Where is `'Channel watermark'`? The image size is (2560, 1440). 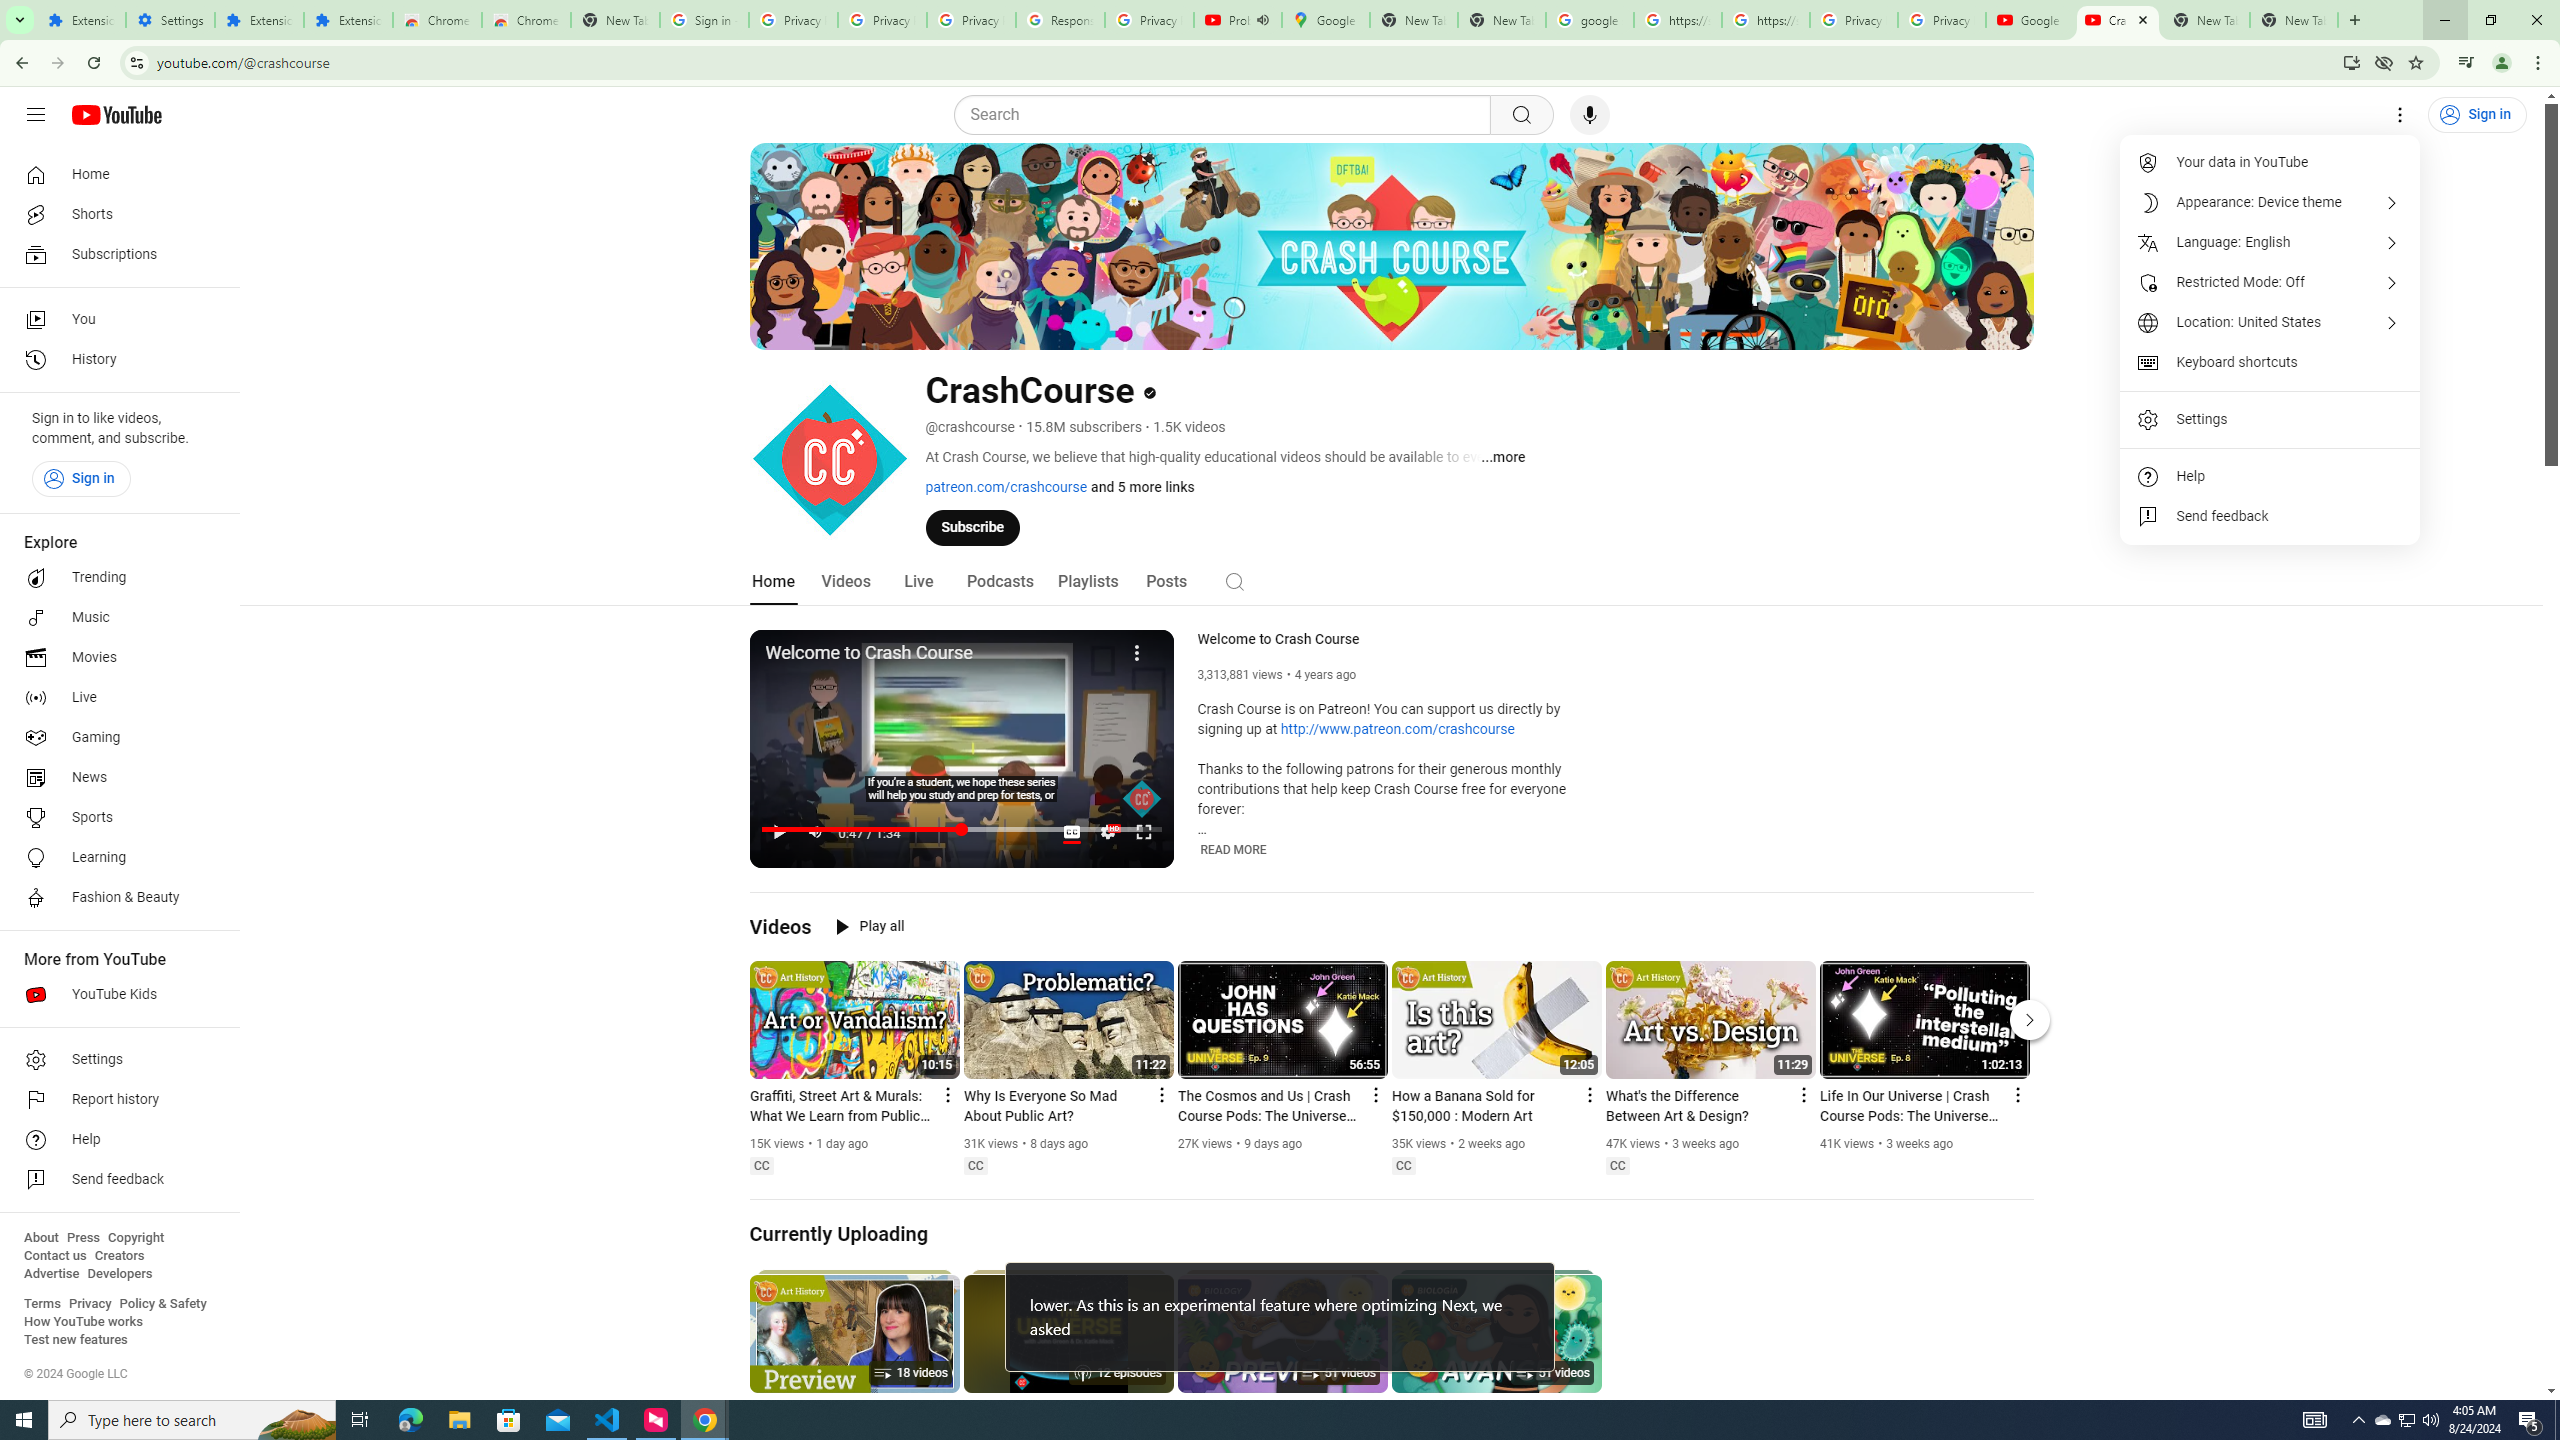 'Channel watermark' is located at coordinates (1141, 798).